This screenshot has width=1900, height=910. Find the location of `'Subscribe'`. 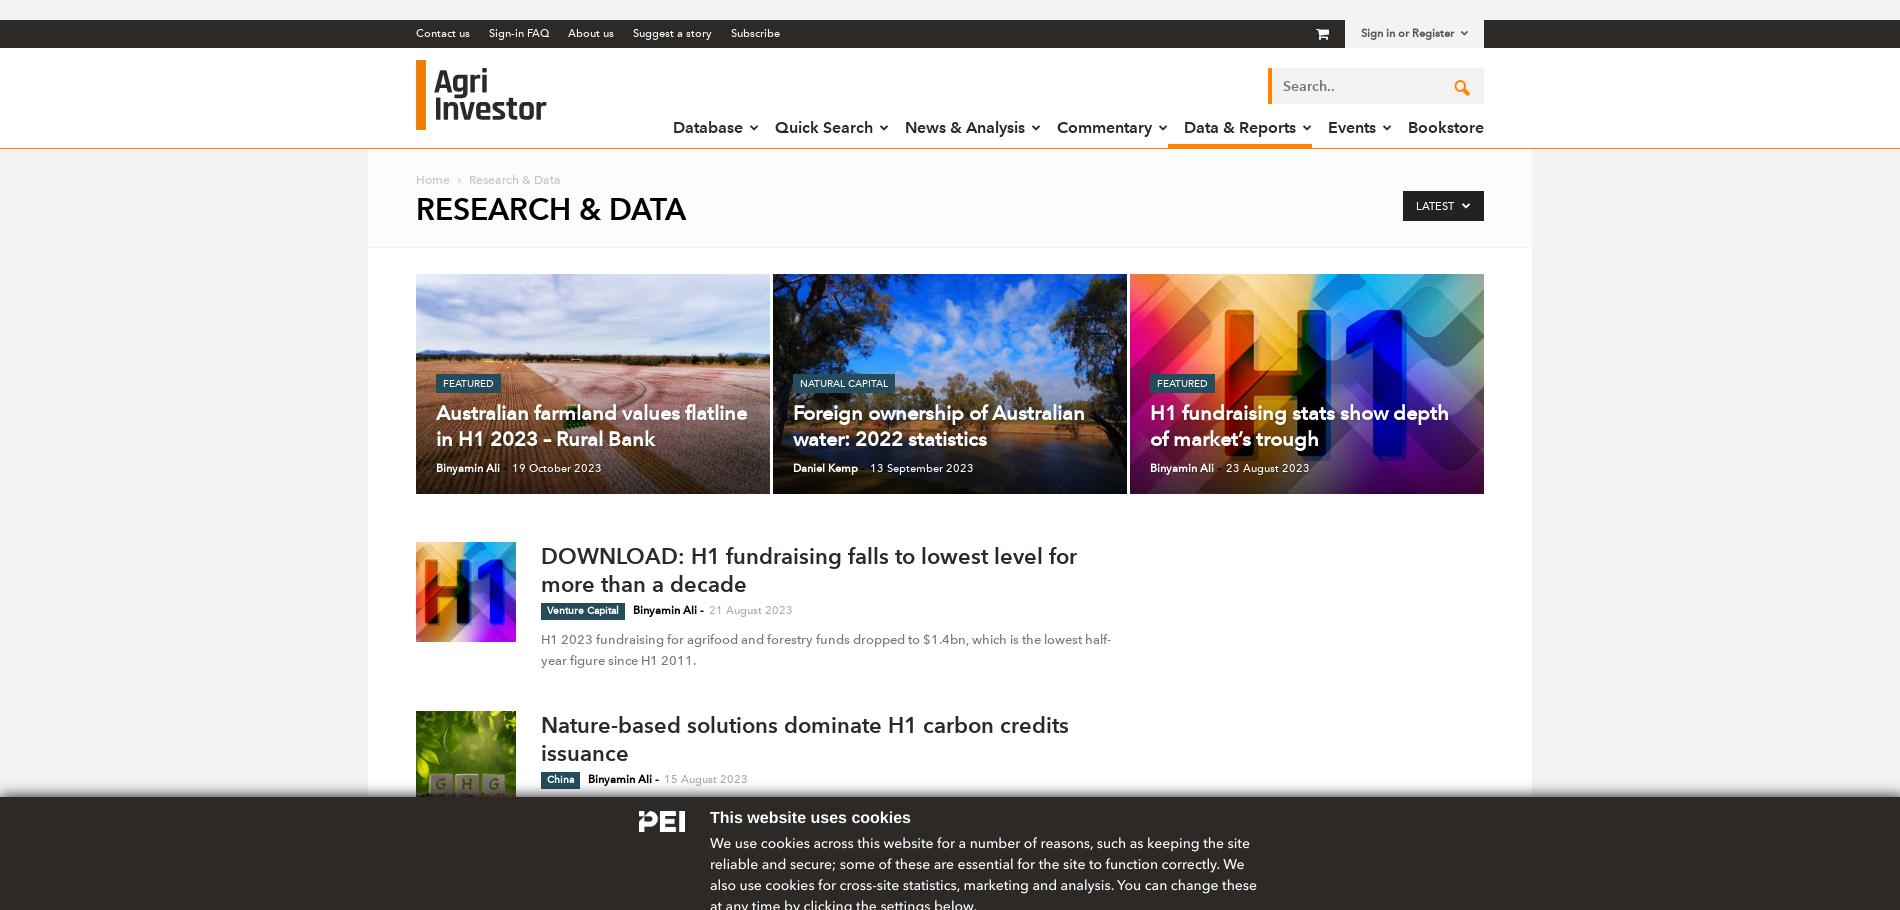

'Subscribe' is located at coordinates (754, 32).